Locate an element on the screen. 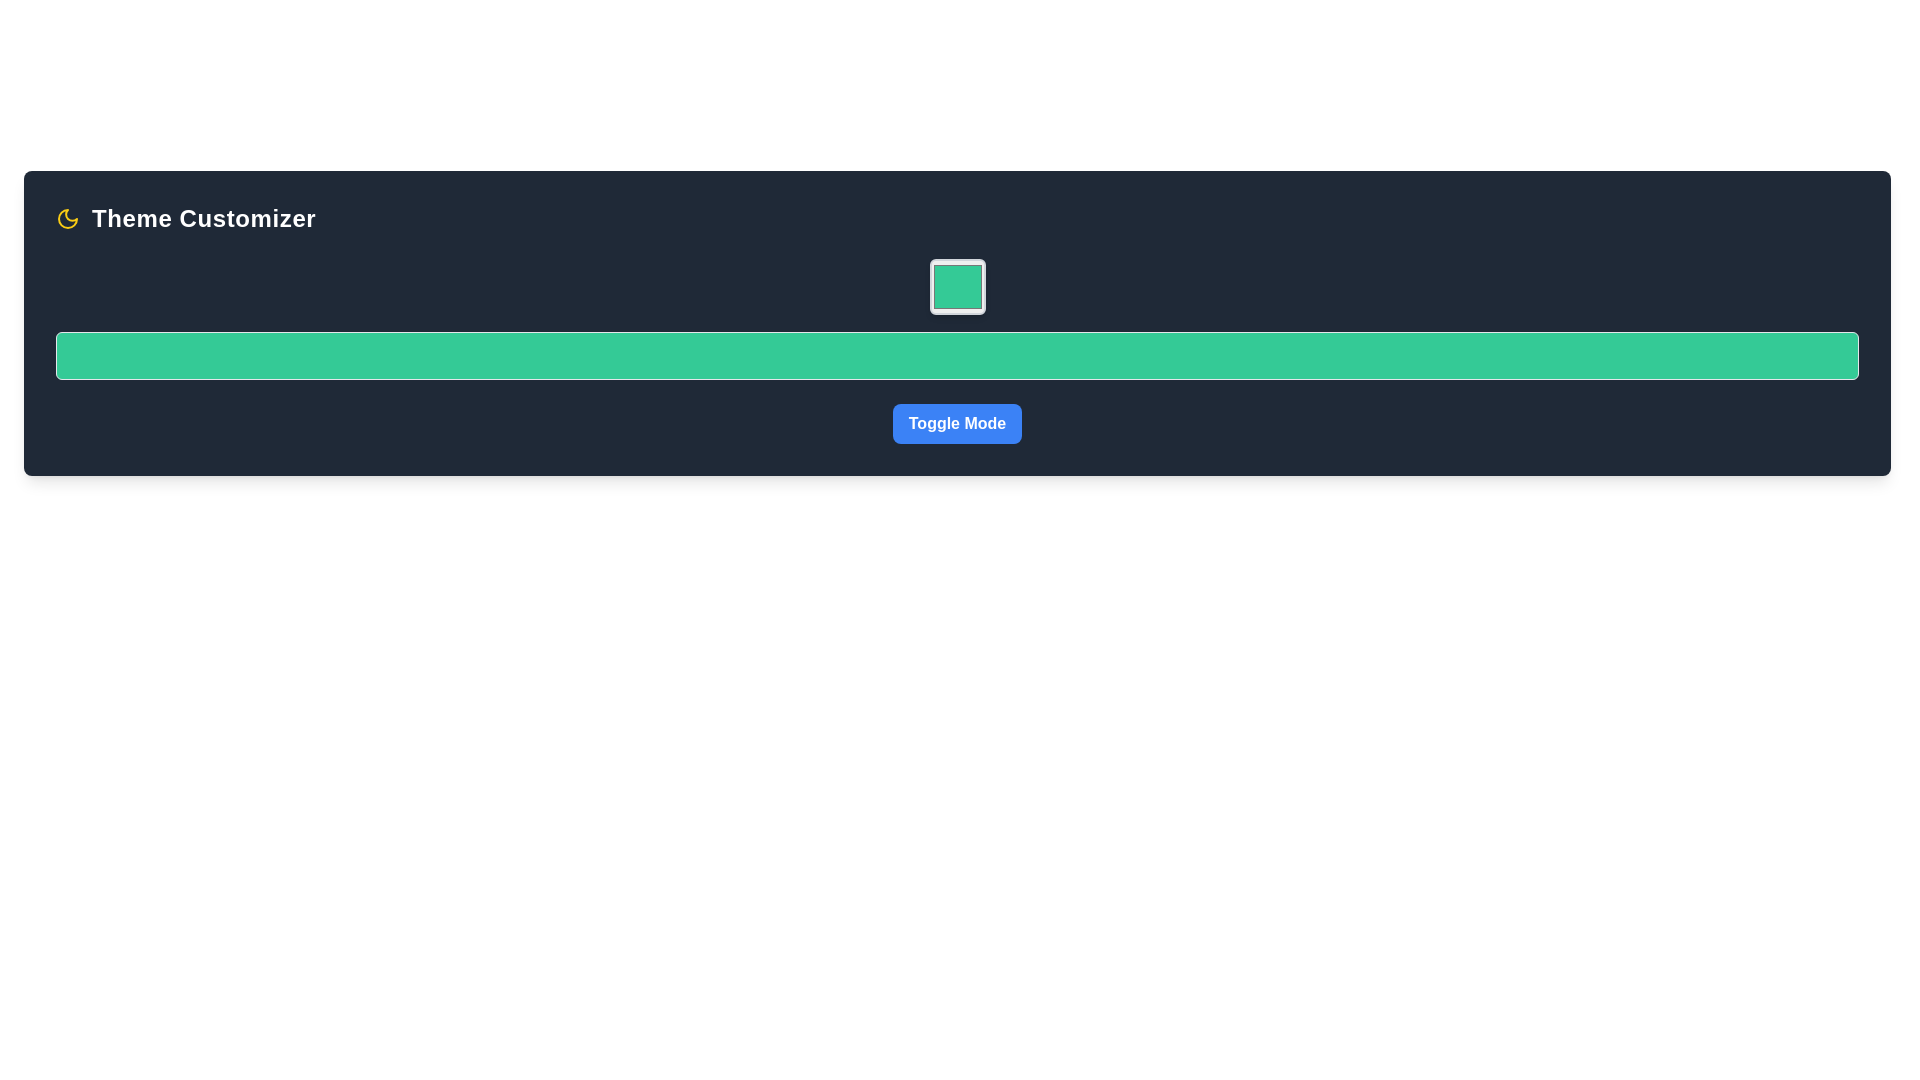 This screenshot has height=1080, width=1920. the 'Toggle Mode' button located at the bottom of the 'Theme Customizer' panel to activate its hover effects is located at coordinates (956, 423).